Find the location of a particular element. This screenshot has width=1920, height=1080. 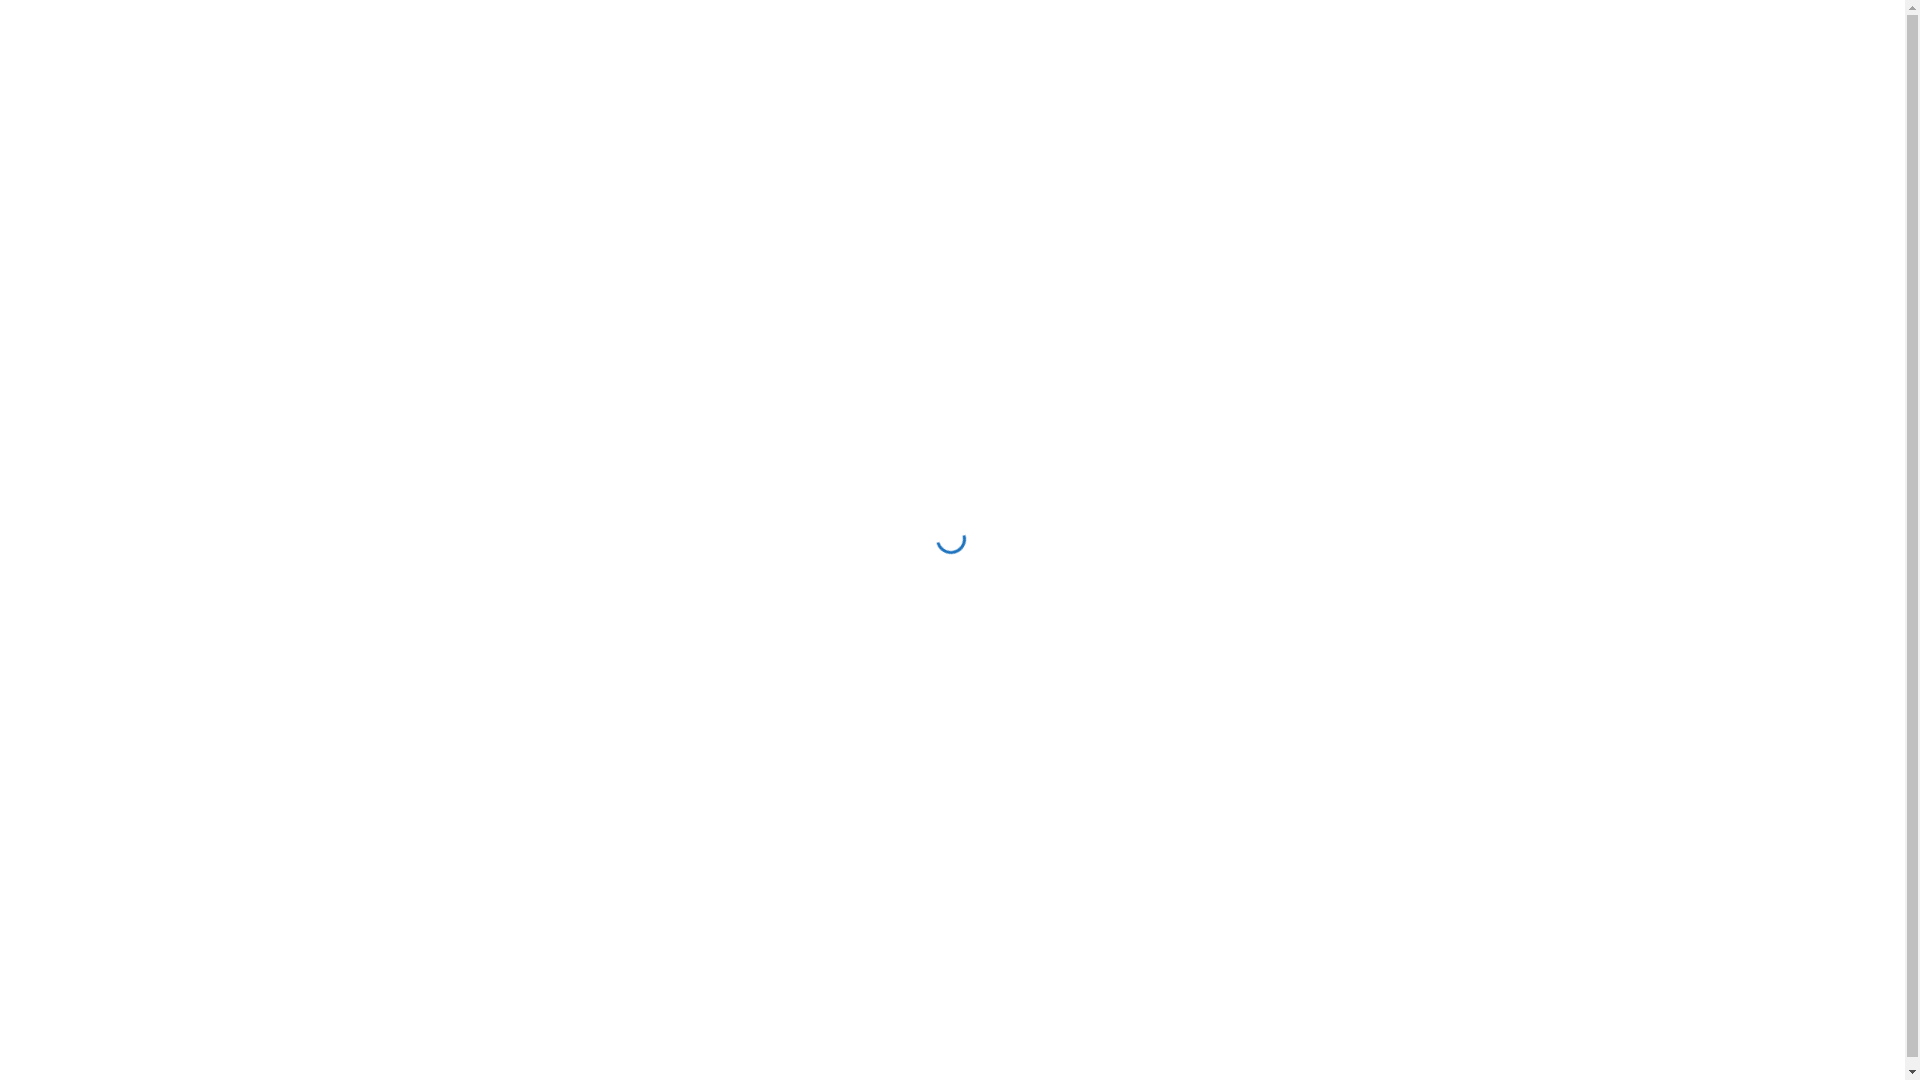

'Home' is located at coordinates (42, 157).